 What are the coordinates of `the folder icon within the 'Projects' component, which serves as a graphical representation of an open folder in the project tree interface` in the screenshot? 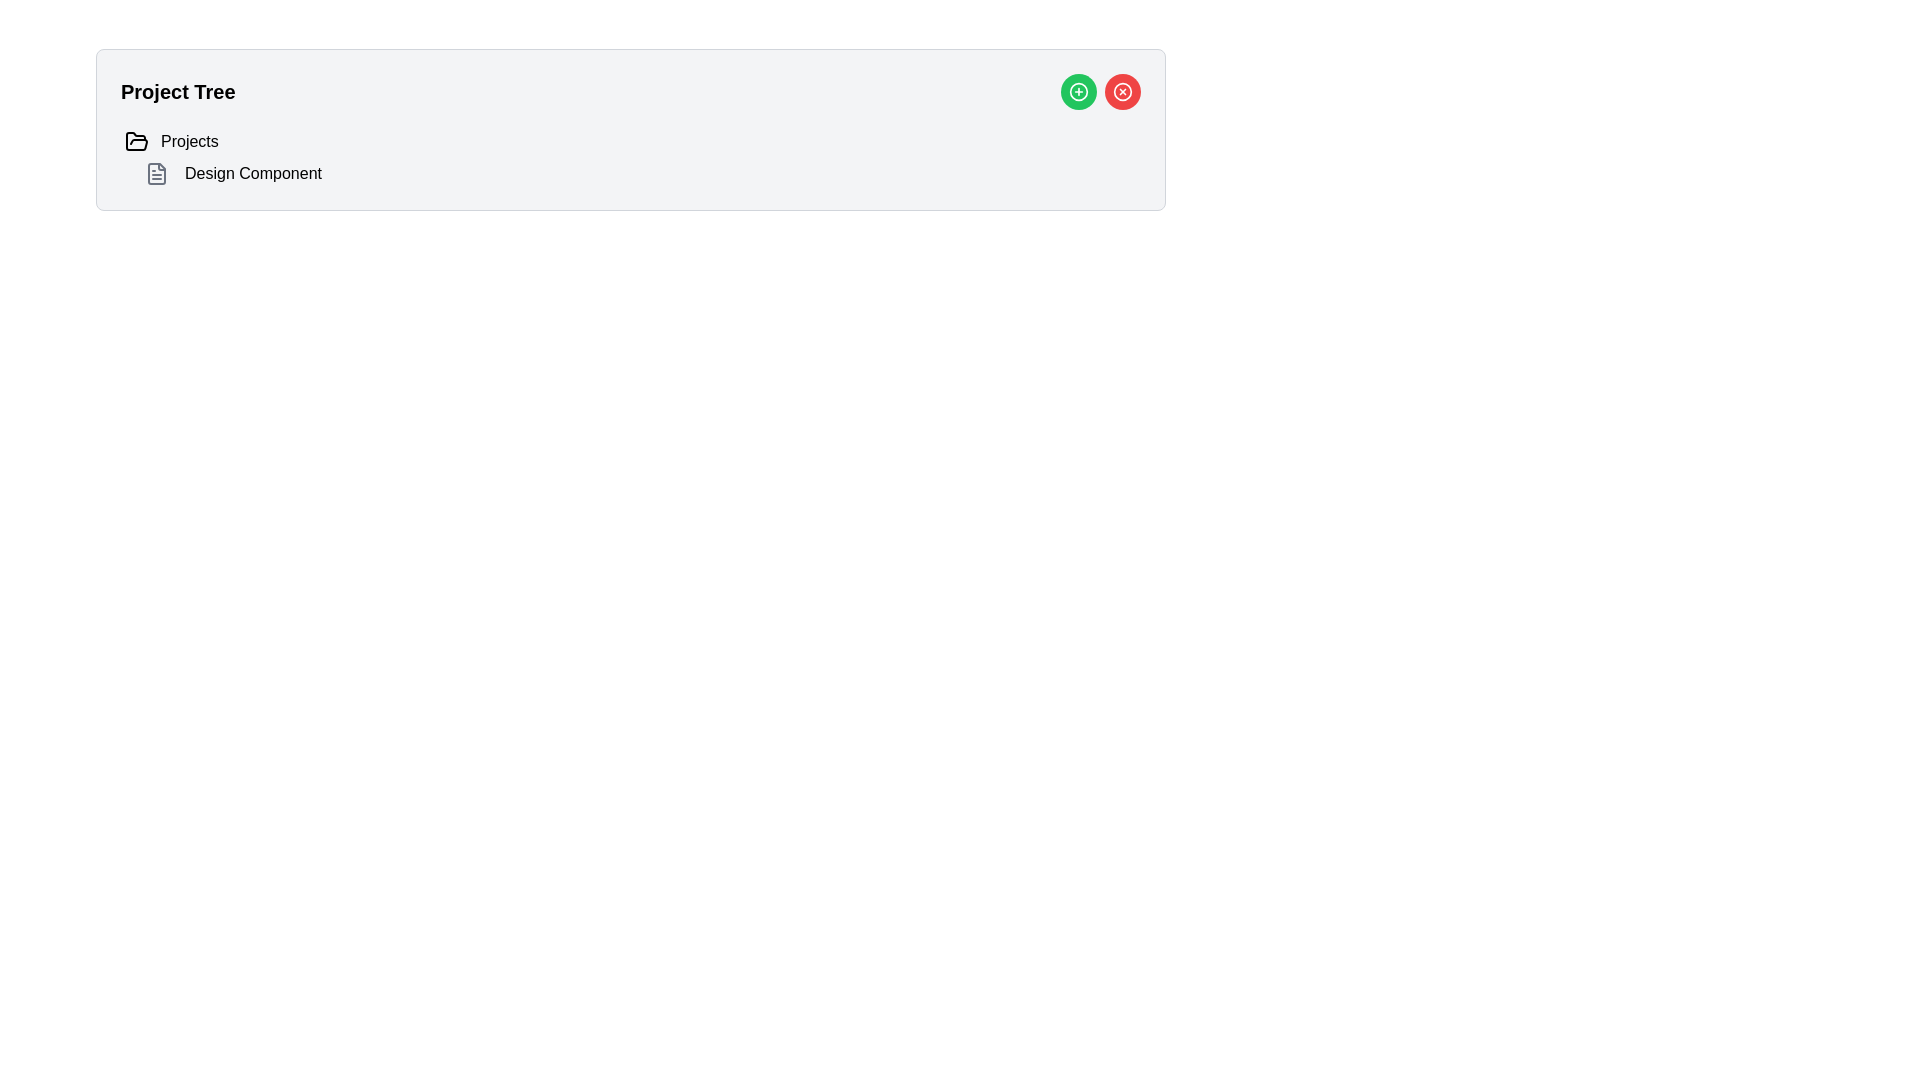 It's located at (136, 140).